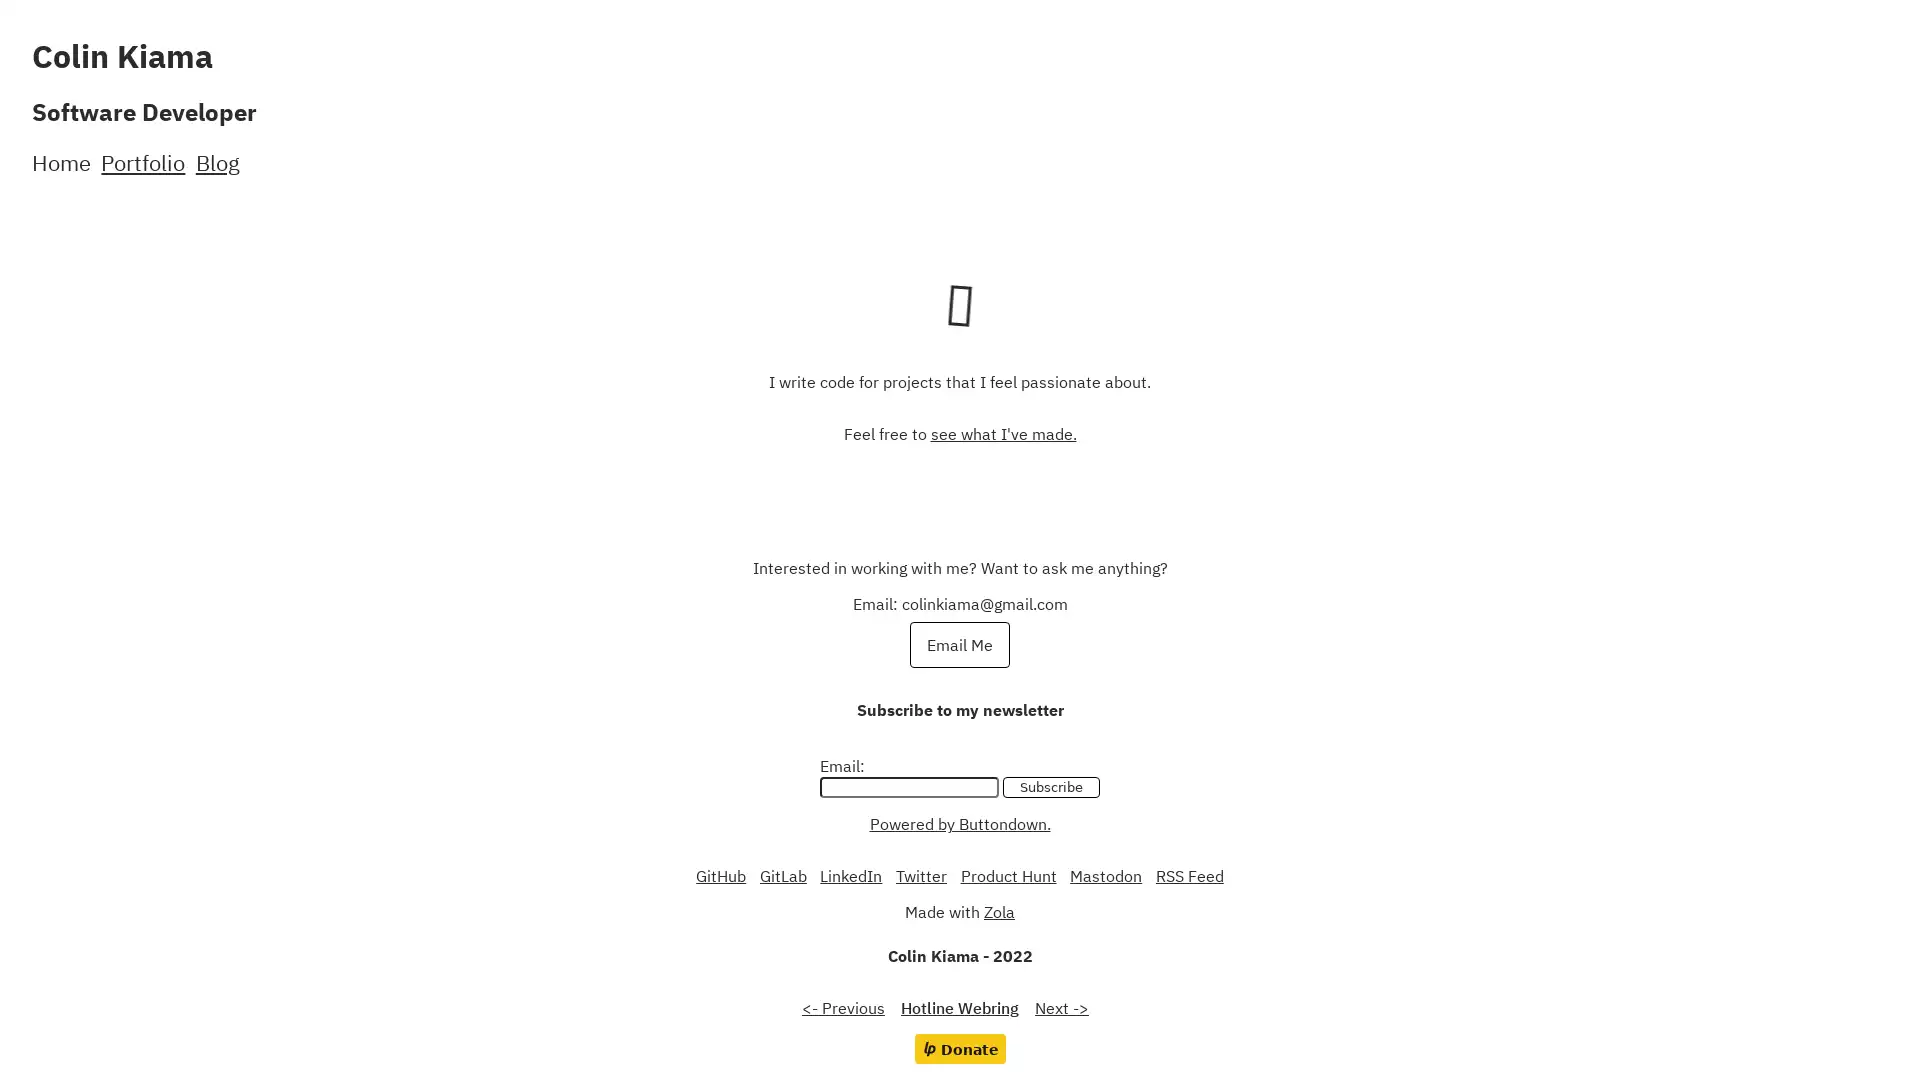 Image resolution: width=1920 pixels, height=1080 pixels. Describe the element at coordinates (1050, 786) in the screenshot. I see `Subscribe` at that location.